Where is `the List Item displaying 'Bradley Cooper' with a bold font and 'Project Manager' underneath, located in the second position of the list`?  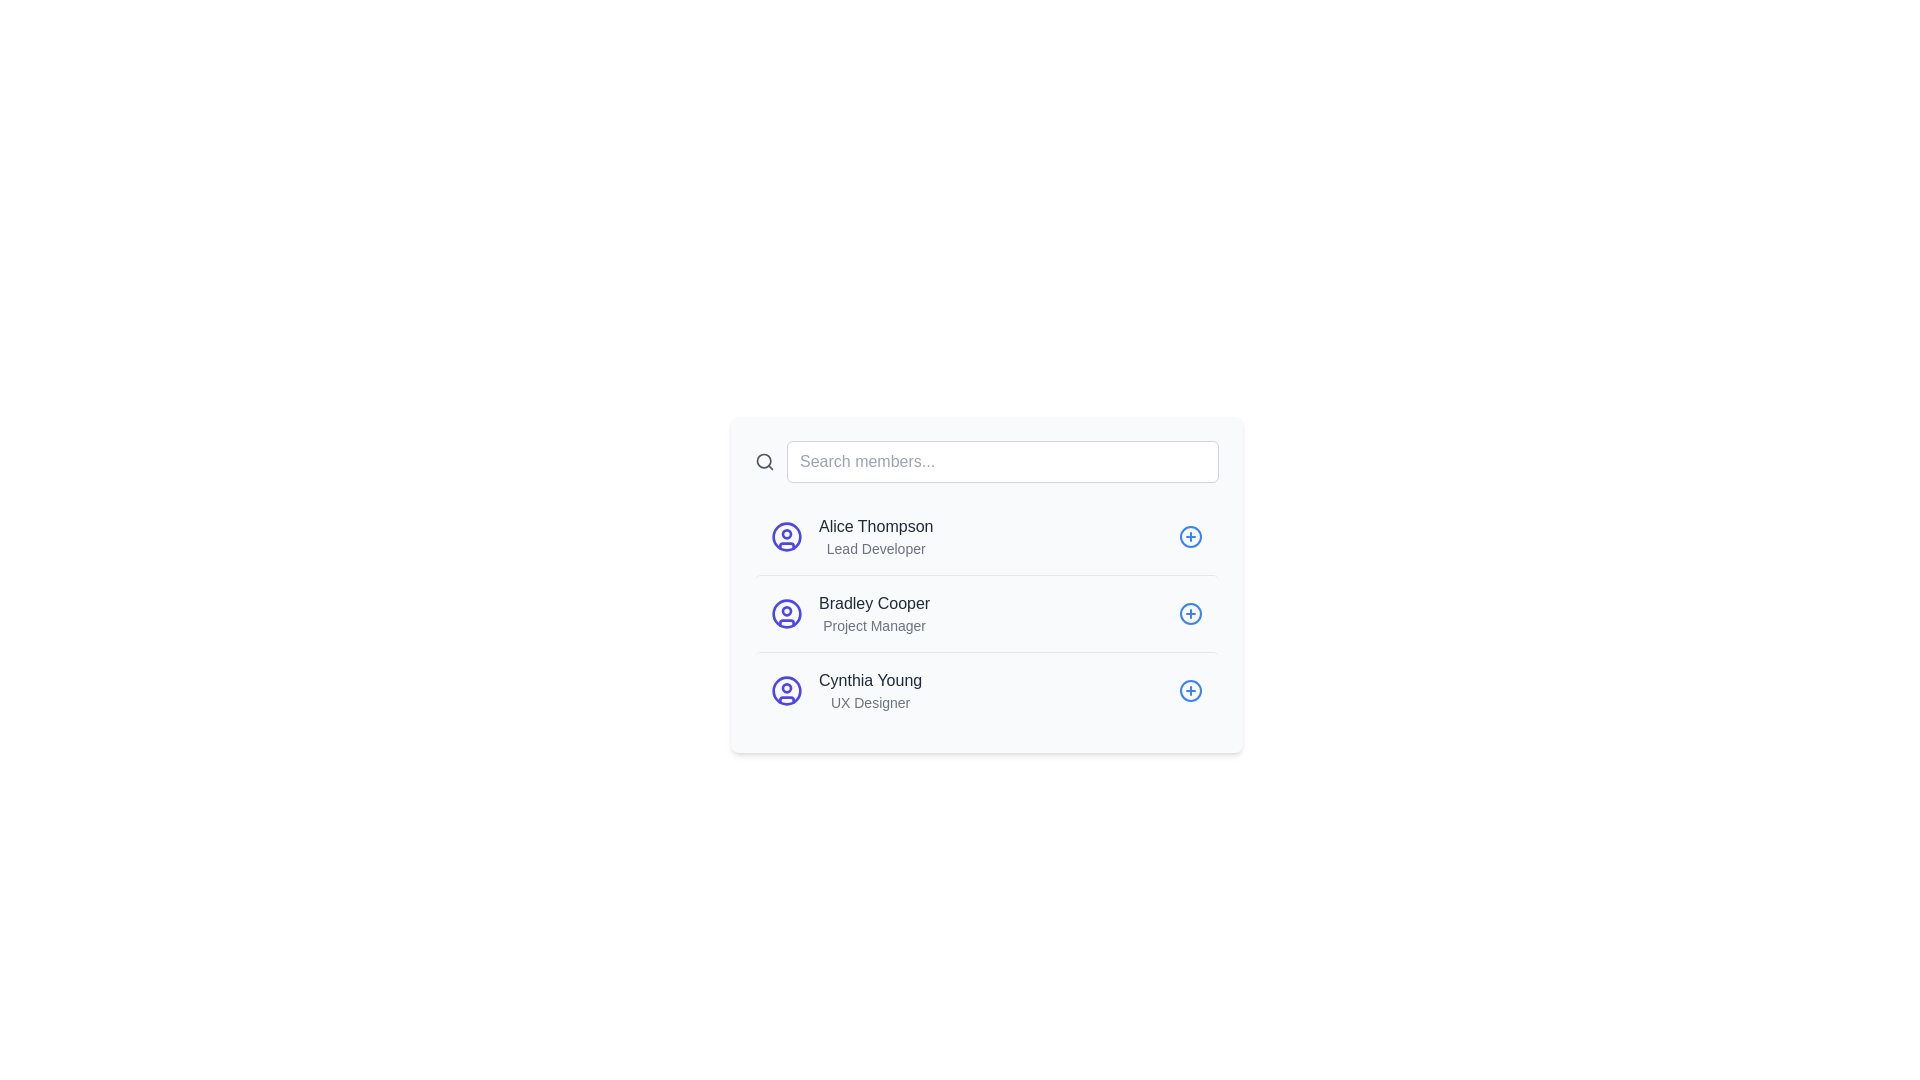 the List Item displaying 'Bradley Cooper' with a bold font and 'Project Manager' underneath, located in the second position of the list is located at coordinates (987, 612).